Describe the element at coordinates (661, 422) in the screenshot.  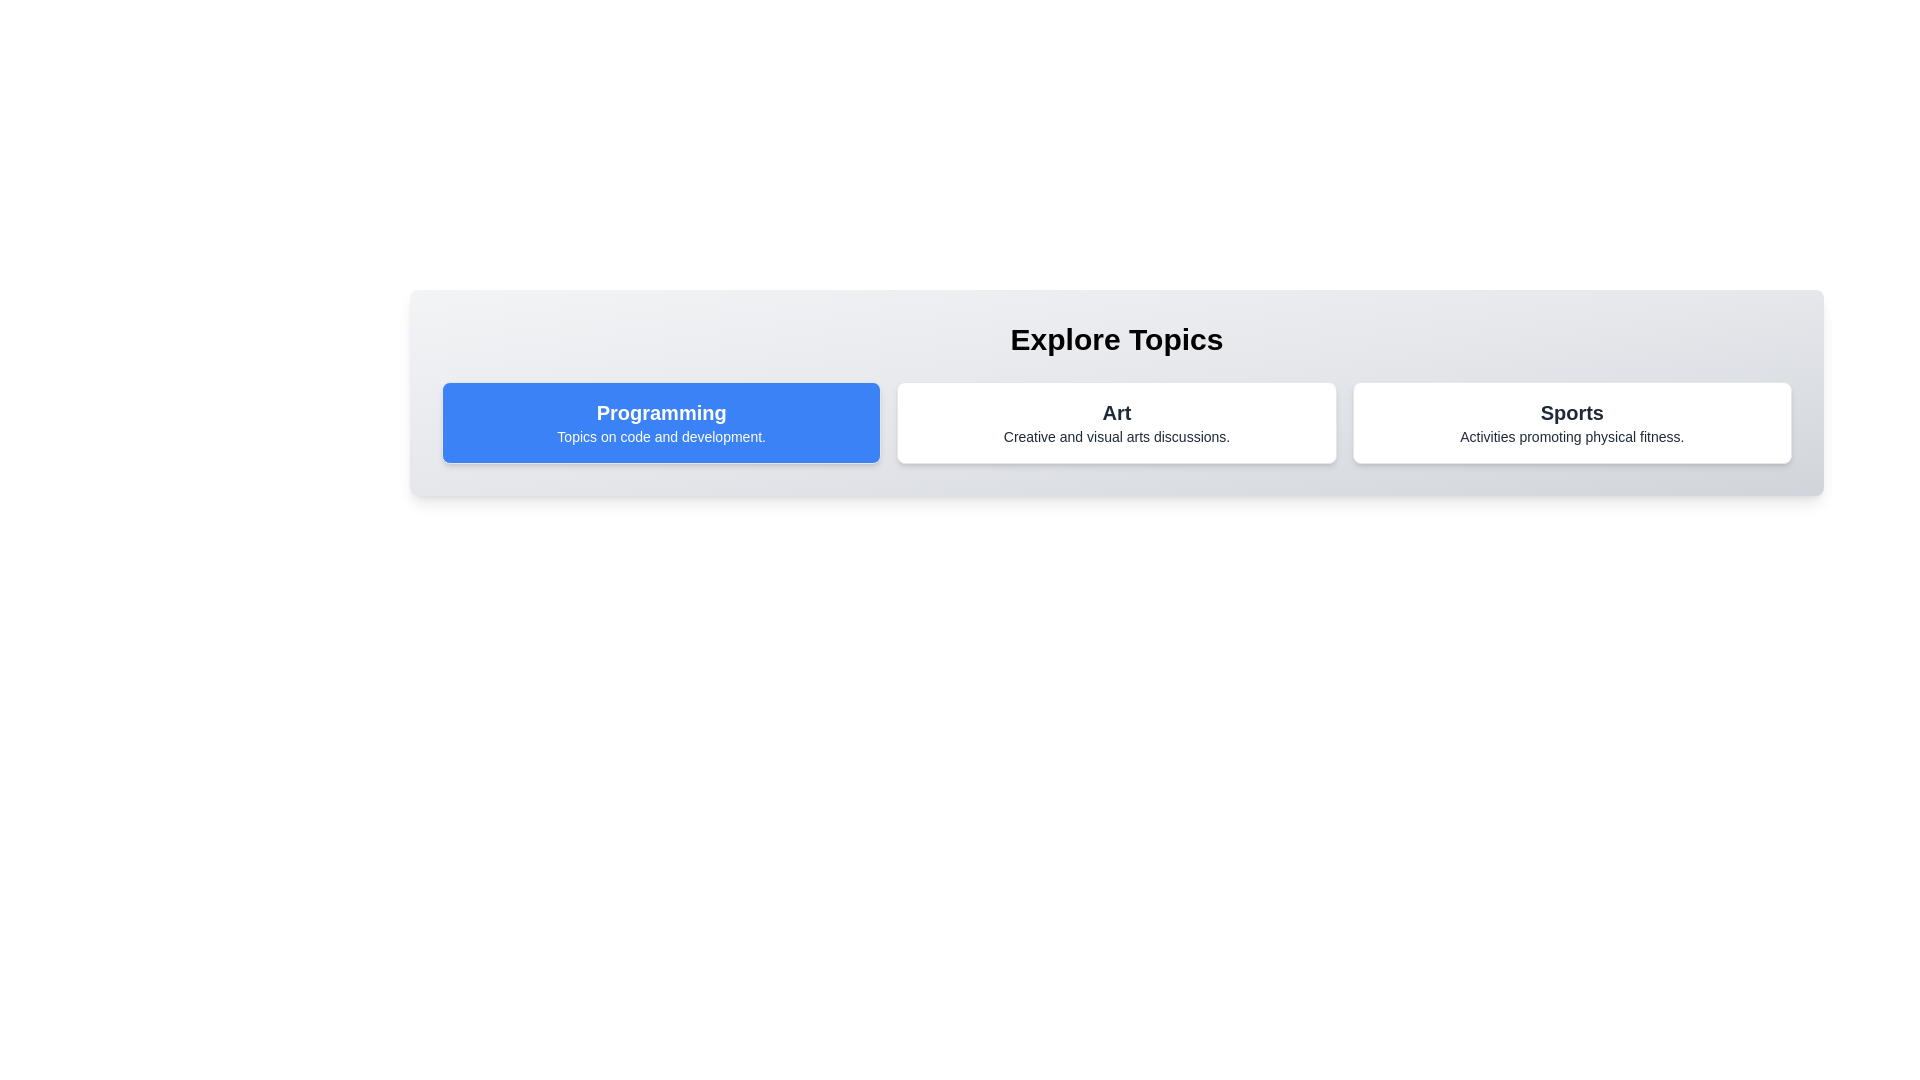
I see `the topic card labeled 'Programming'` at that location.